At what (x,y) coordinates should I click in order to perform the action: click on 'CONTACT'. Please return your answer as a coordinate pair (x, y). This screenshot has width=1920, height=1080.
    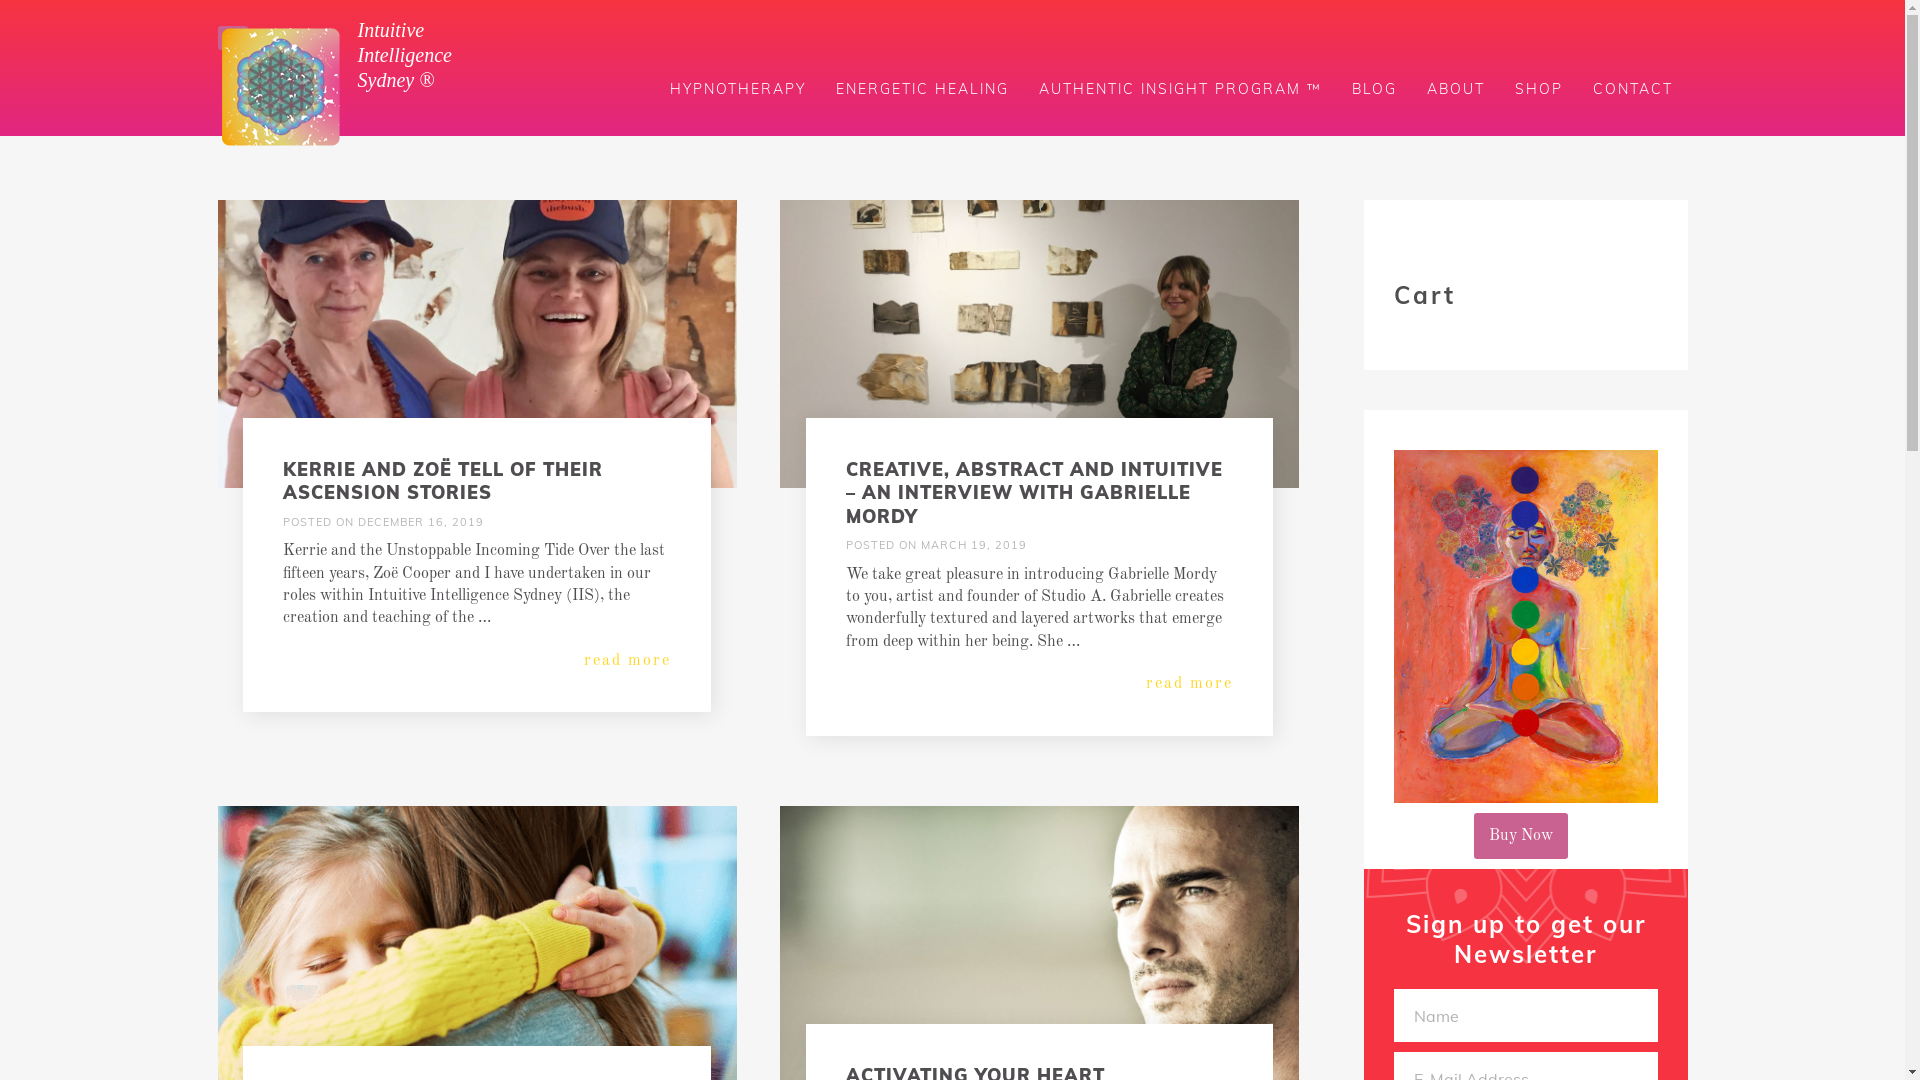
    Looking at the image, I should click on (1632, 87).